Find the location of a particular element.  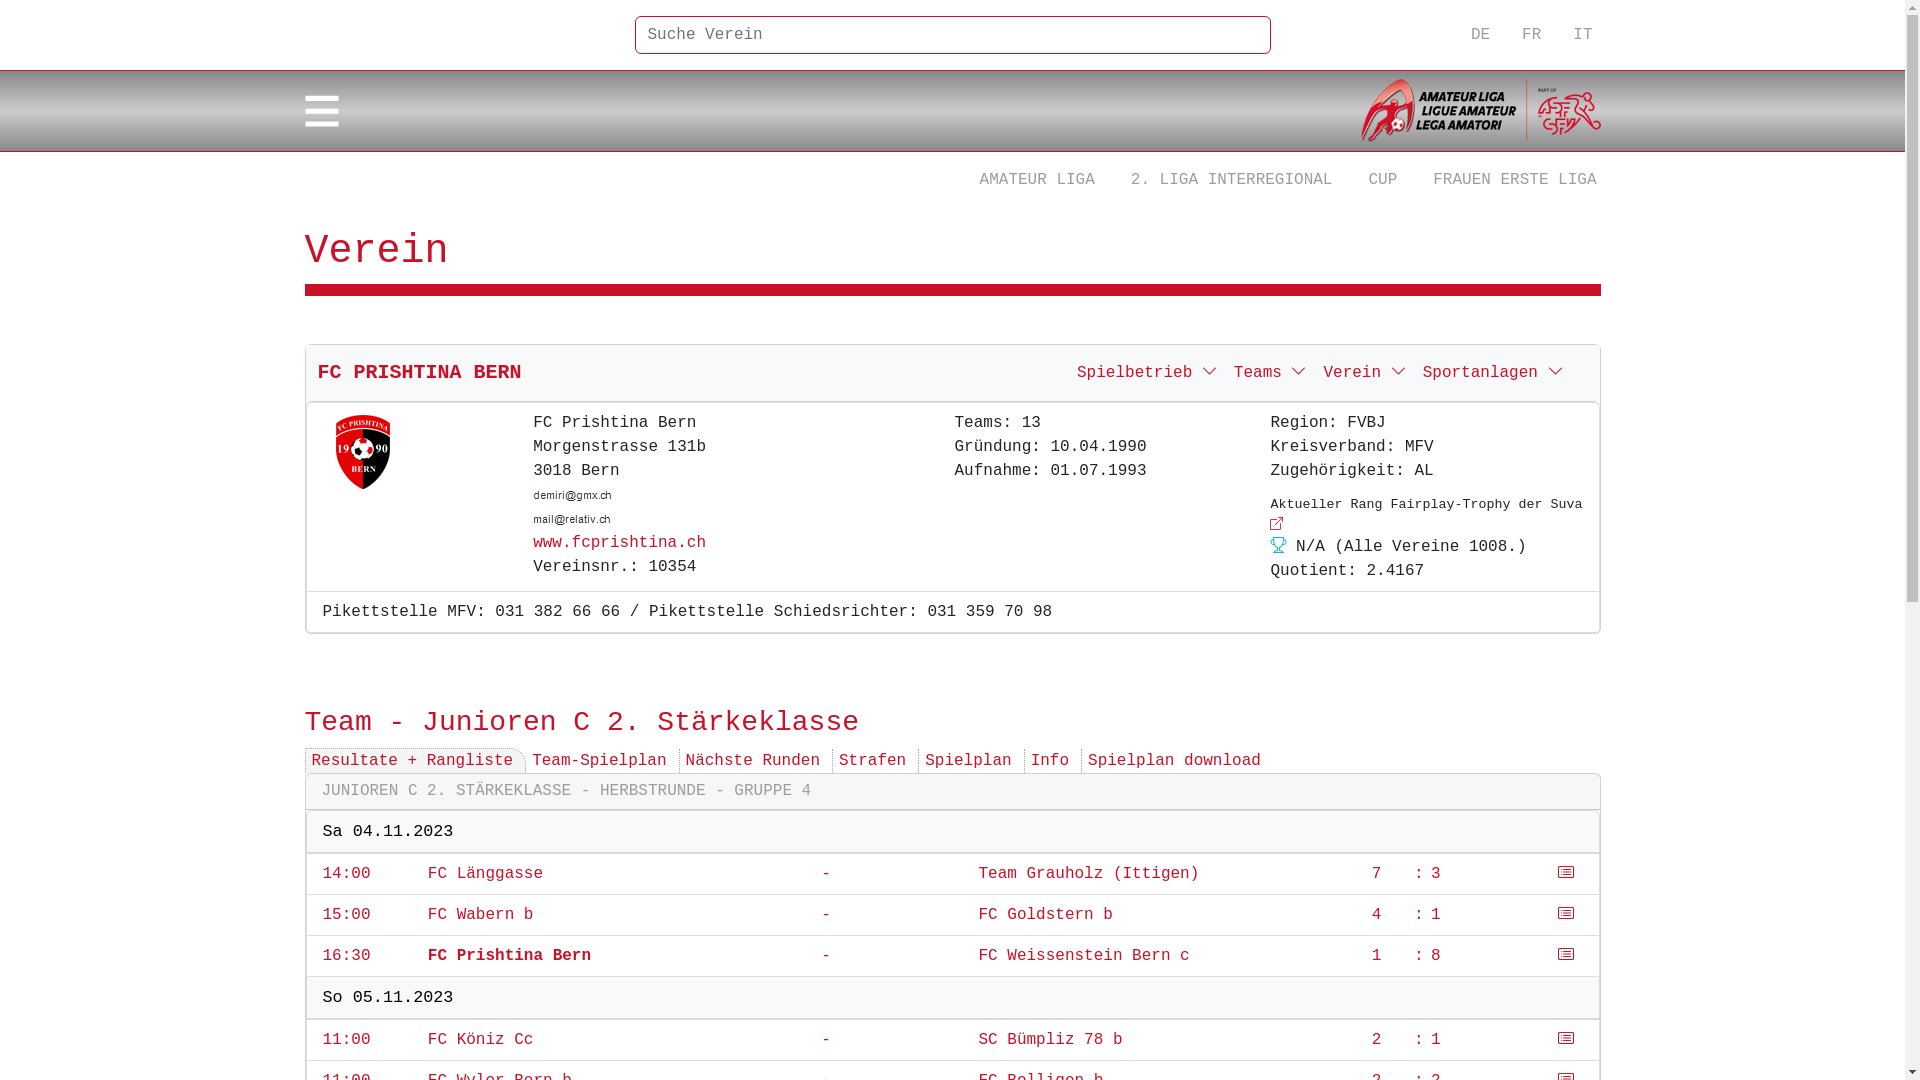

'AMATEUR LIGA' is located at coordinates (1037, 180).